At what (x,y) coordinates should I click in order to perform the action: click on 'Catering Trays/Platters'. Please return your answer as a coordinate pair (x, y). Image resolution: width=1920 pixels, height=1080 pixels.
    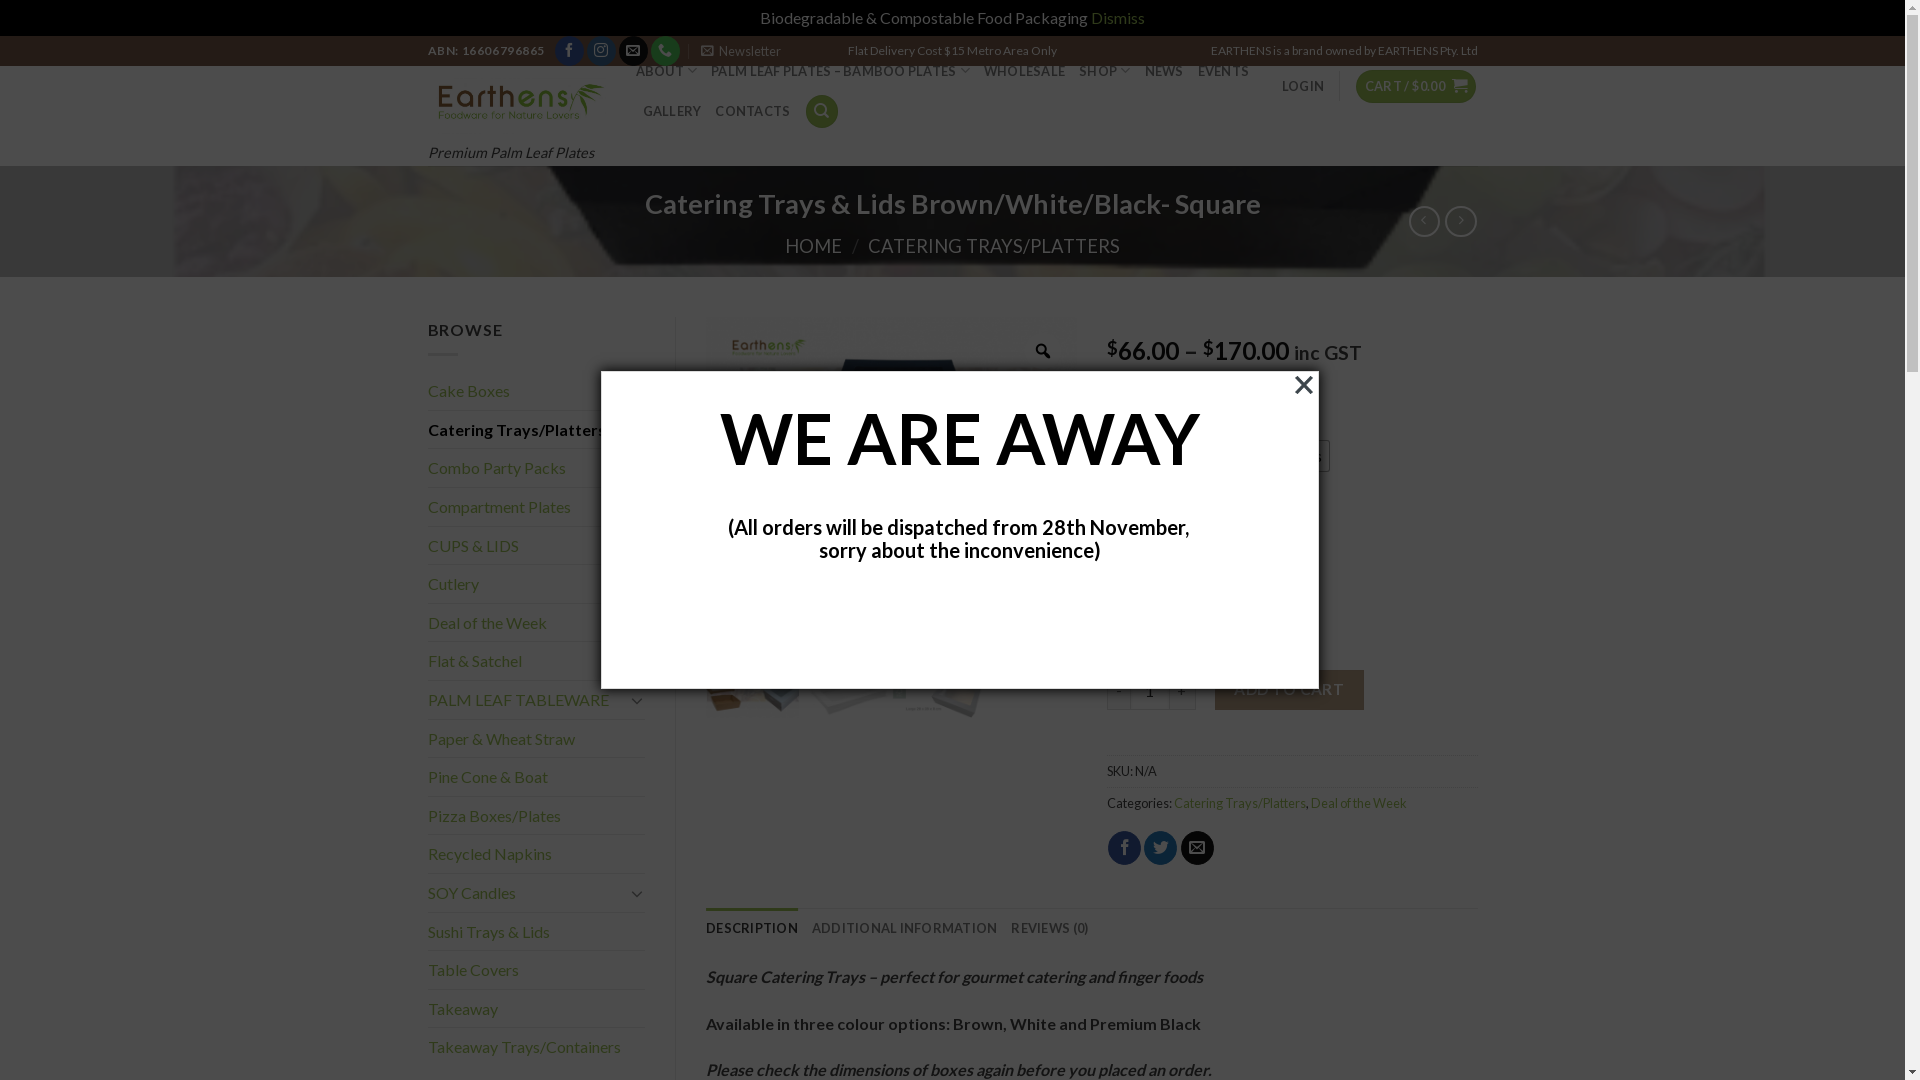
    Looking at the image, I should click on (1174, 801).